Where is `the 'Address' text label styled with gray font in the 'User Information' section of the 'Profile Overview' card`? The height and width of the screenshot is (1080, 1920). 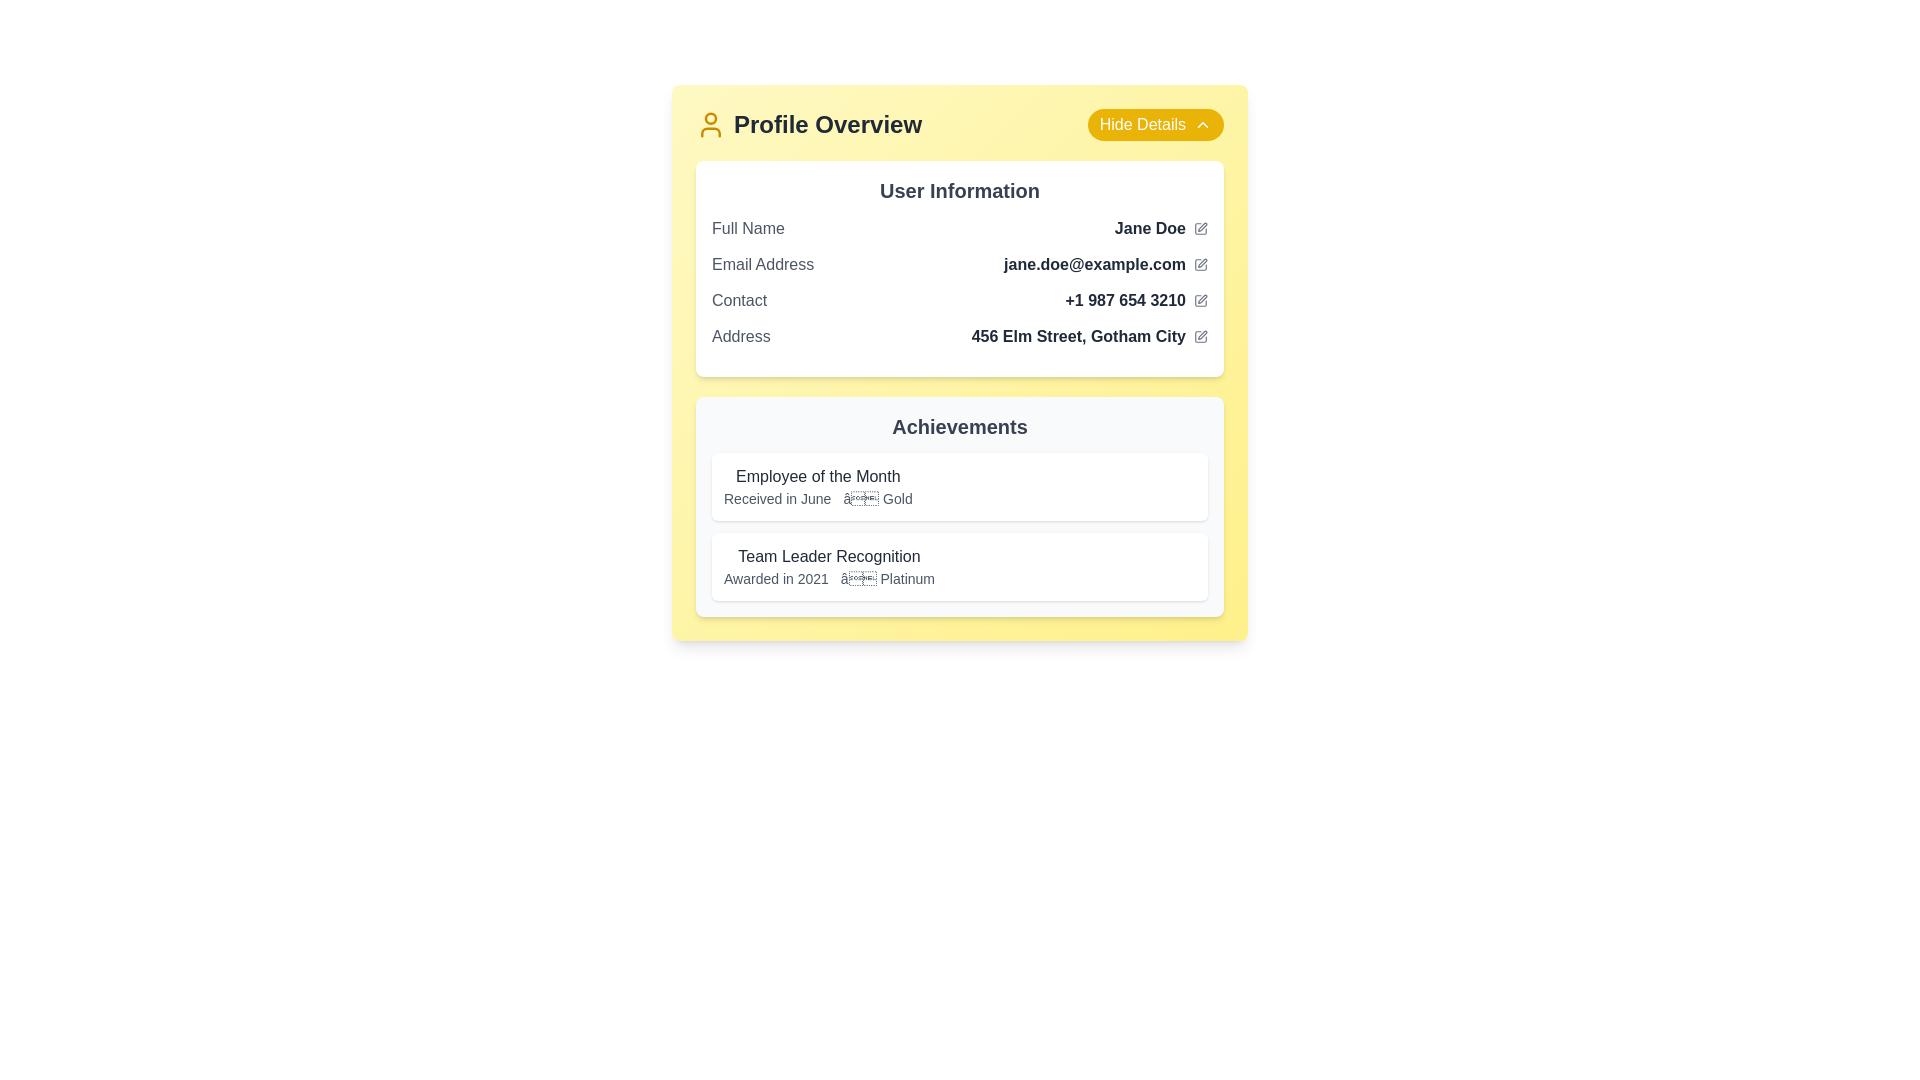
the 'Address' text label styled with gray font in the 'User Information' section of the 'Profile Overview' card is located at coordinates (740, 335).